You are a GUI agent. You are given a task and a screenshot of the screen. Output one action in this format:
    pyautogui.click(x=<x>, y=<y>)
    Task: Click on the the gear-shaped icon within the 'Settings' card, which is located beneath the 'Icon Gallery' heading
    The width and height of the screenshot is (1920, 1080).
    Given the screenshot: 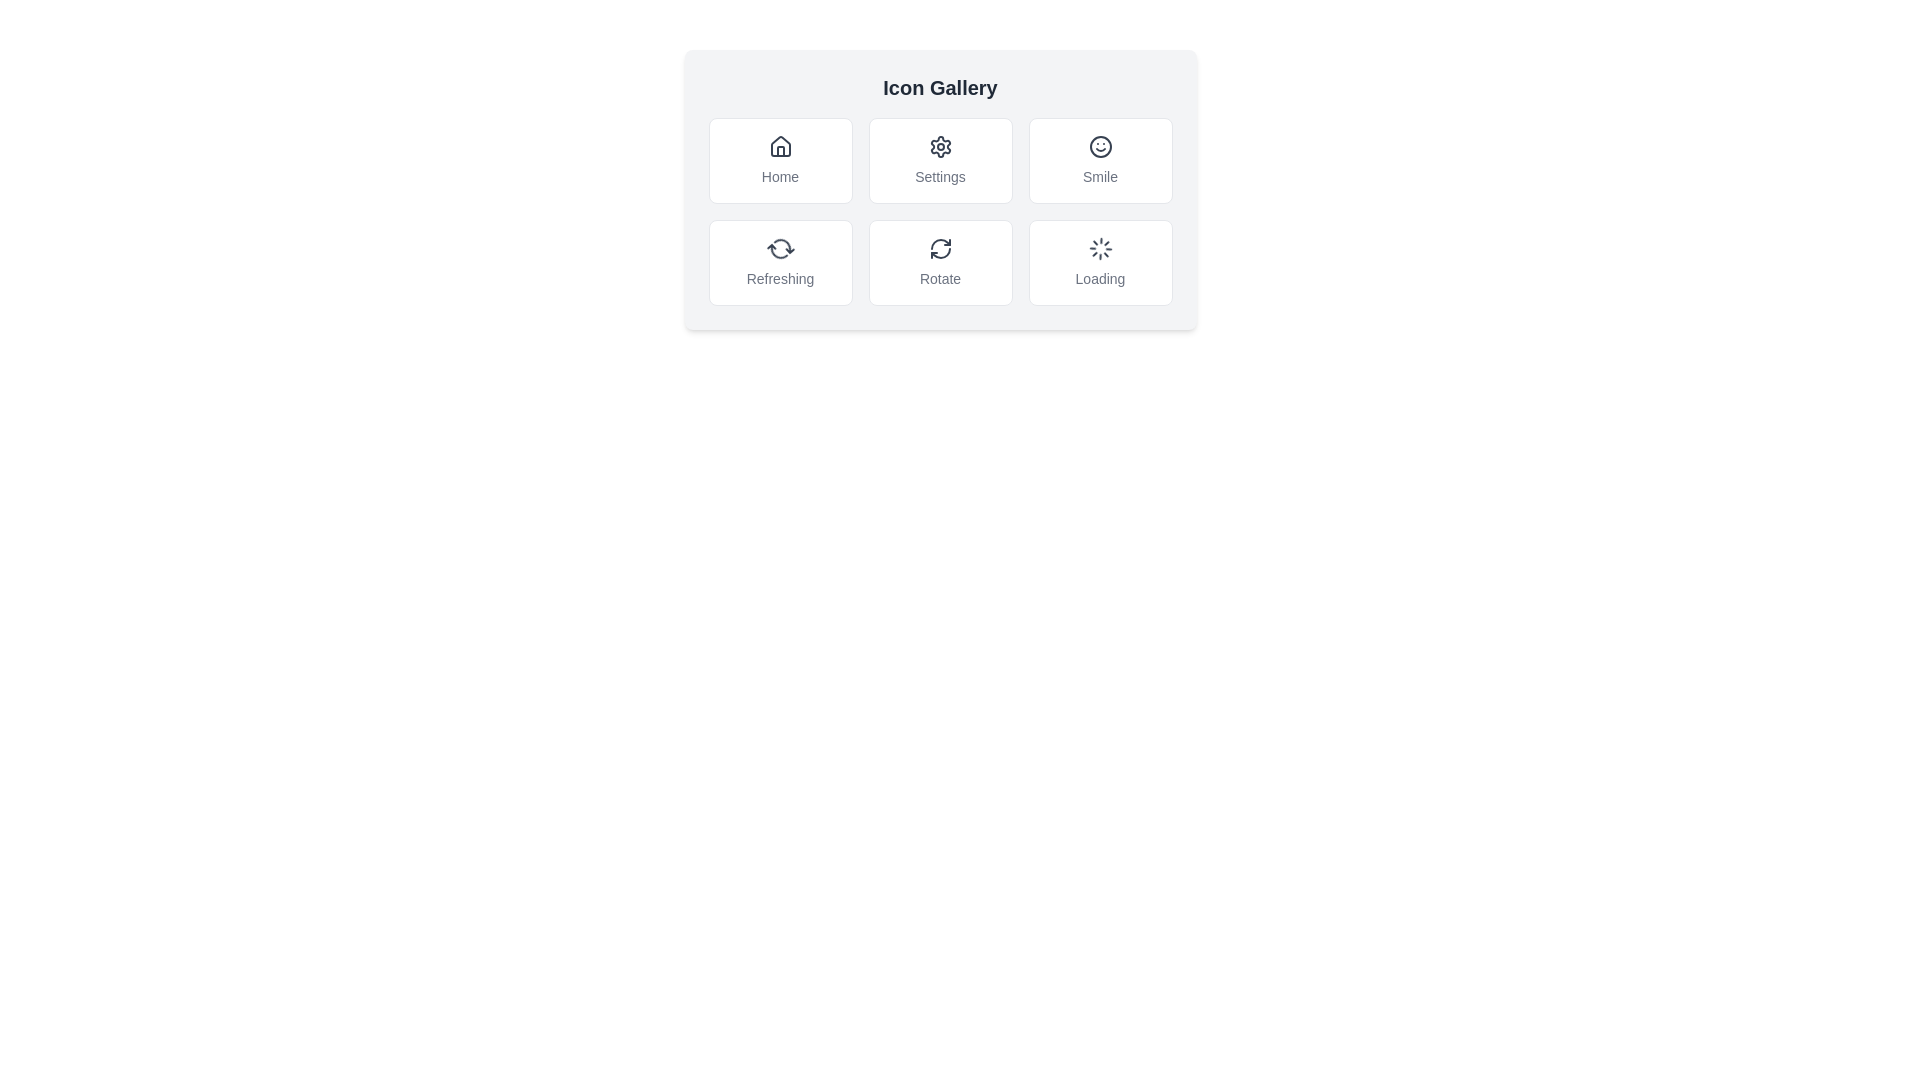 What is the action you would take?
    pyautogui.click(x=939, y=145)
    